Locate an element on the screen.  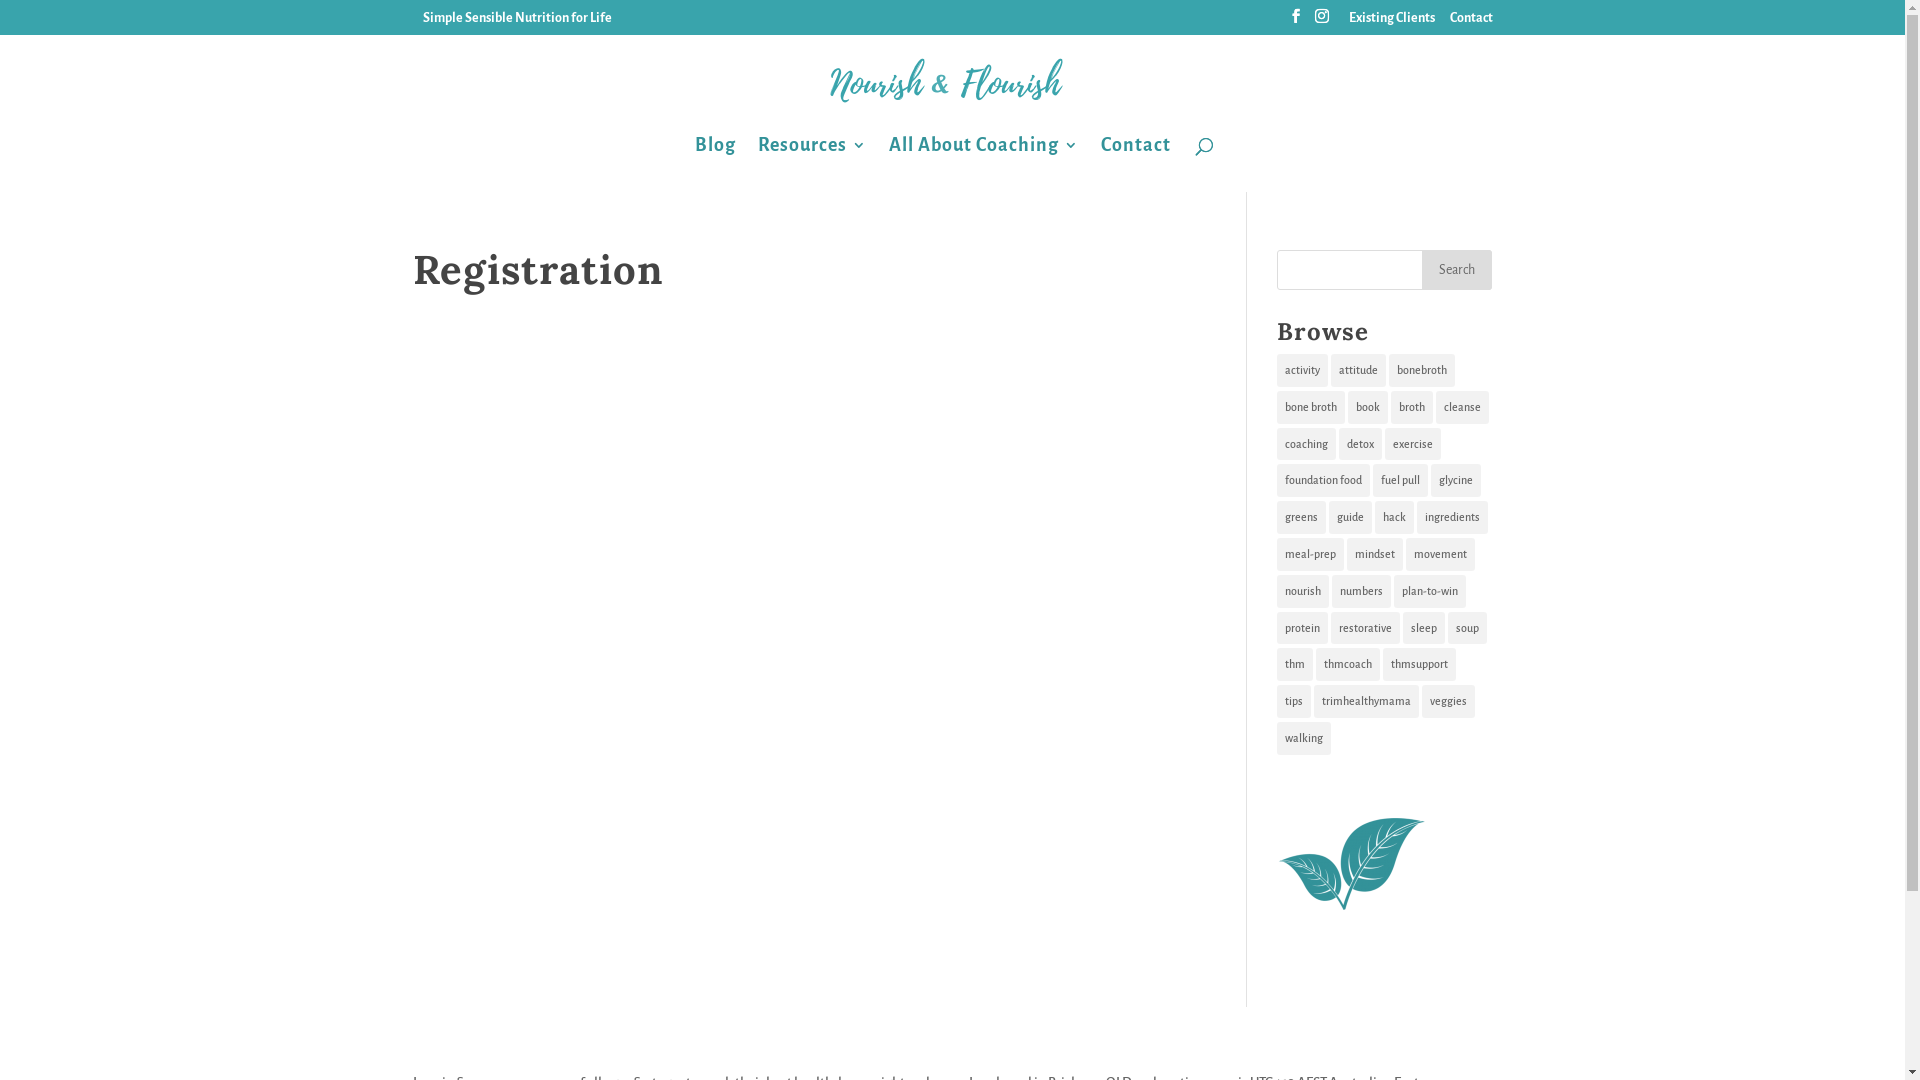
'hack' is located at coordinates (1393, 516).